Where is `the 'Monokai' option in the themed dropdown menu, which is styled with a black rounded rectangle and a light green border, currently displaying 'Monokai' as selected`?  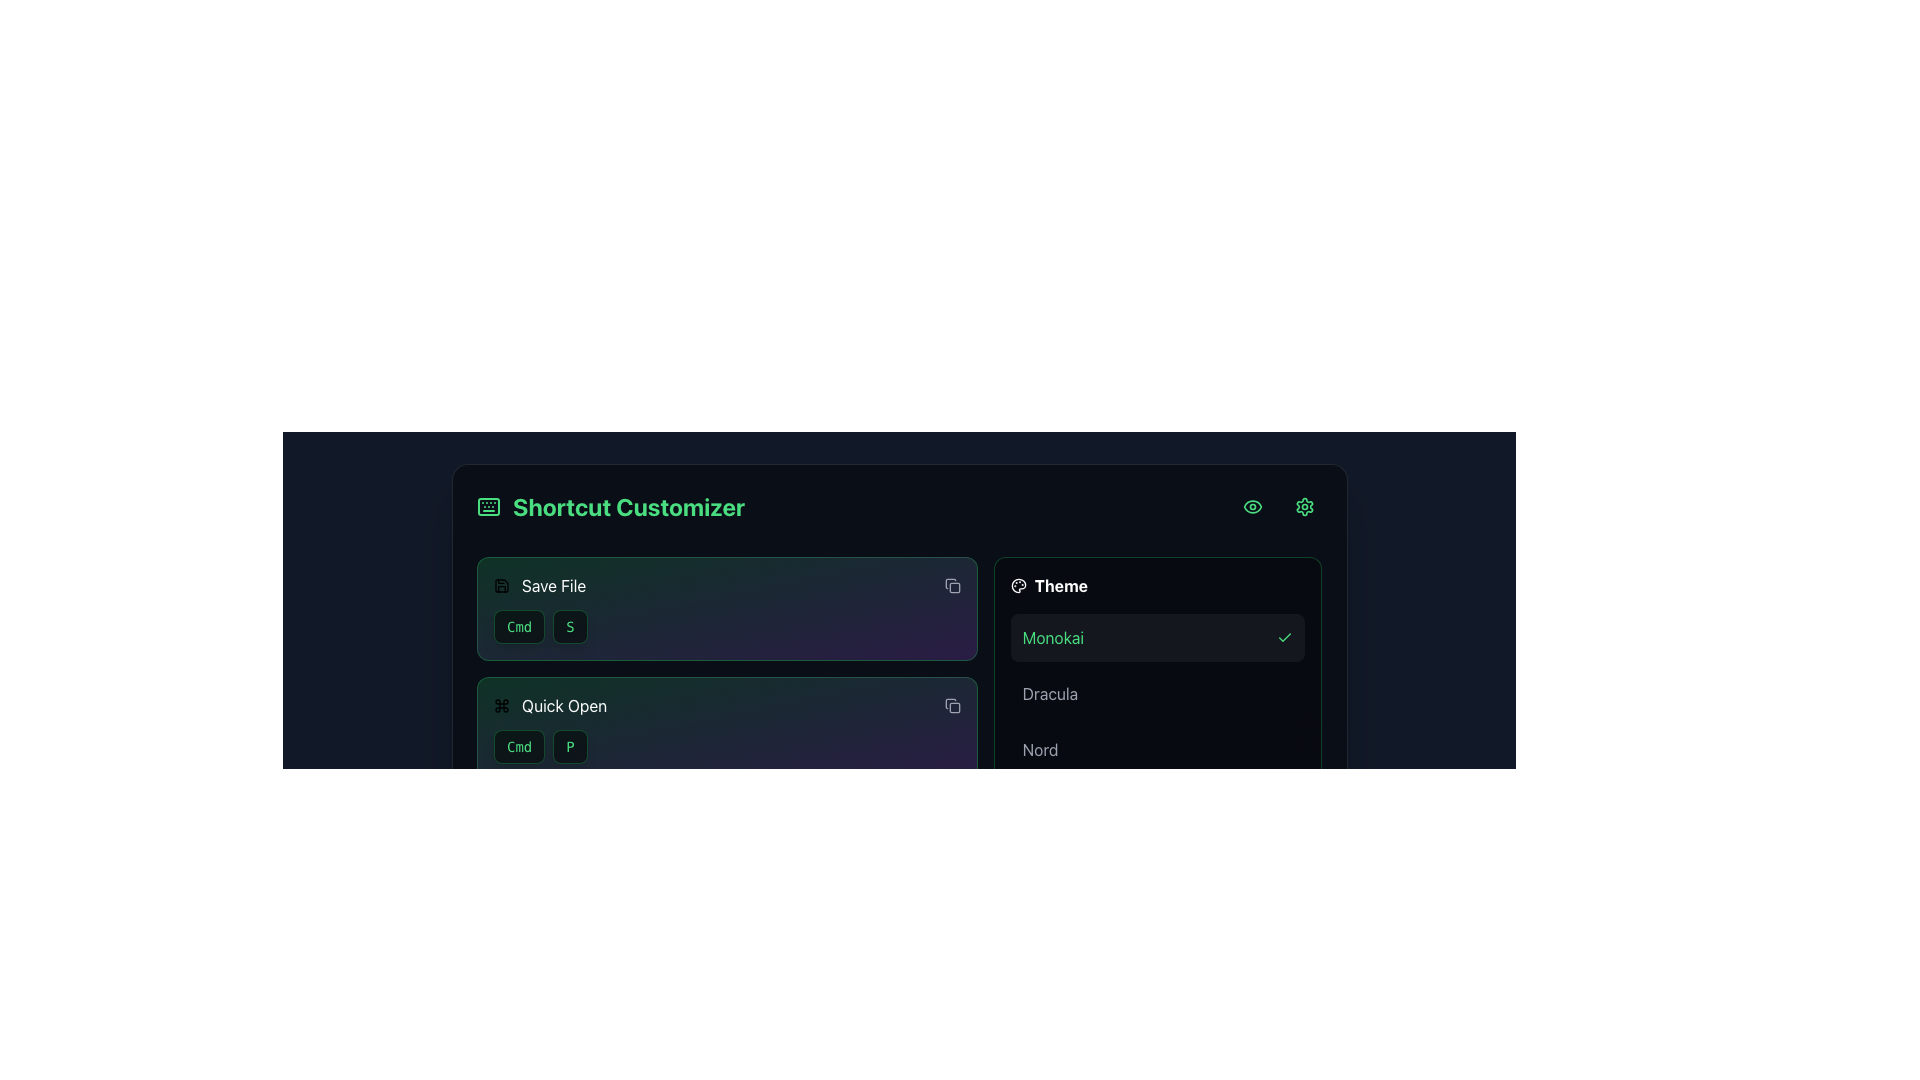
the 'Monokai' option in the themed dropdown menu, which is styled with a black rounded rectangle and a light green border, currently displaying 'Monokai' as selected is located at coordinates (1158, 674).